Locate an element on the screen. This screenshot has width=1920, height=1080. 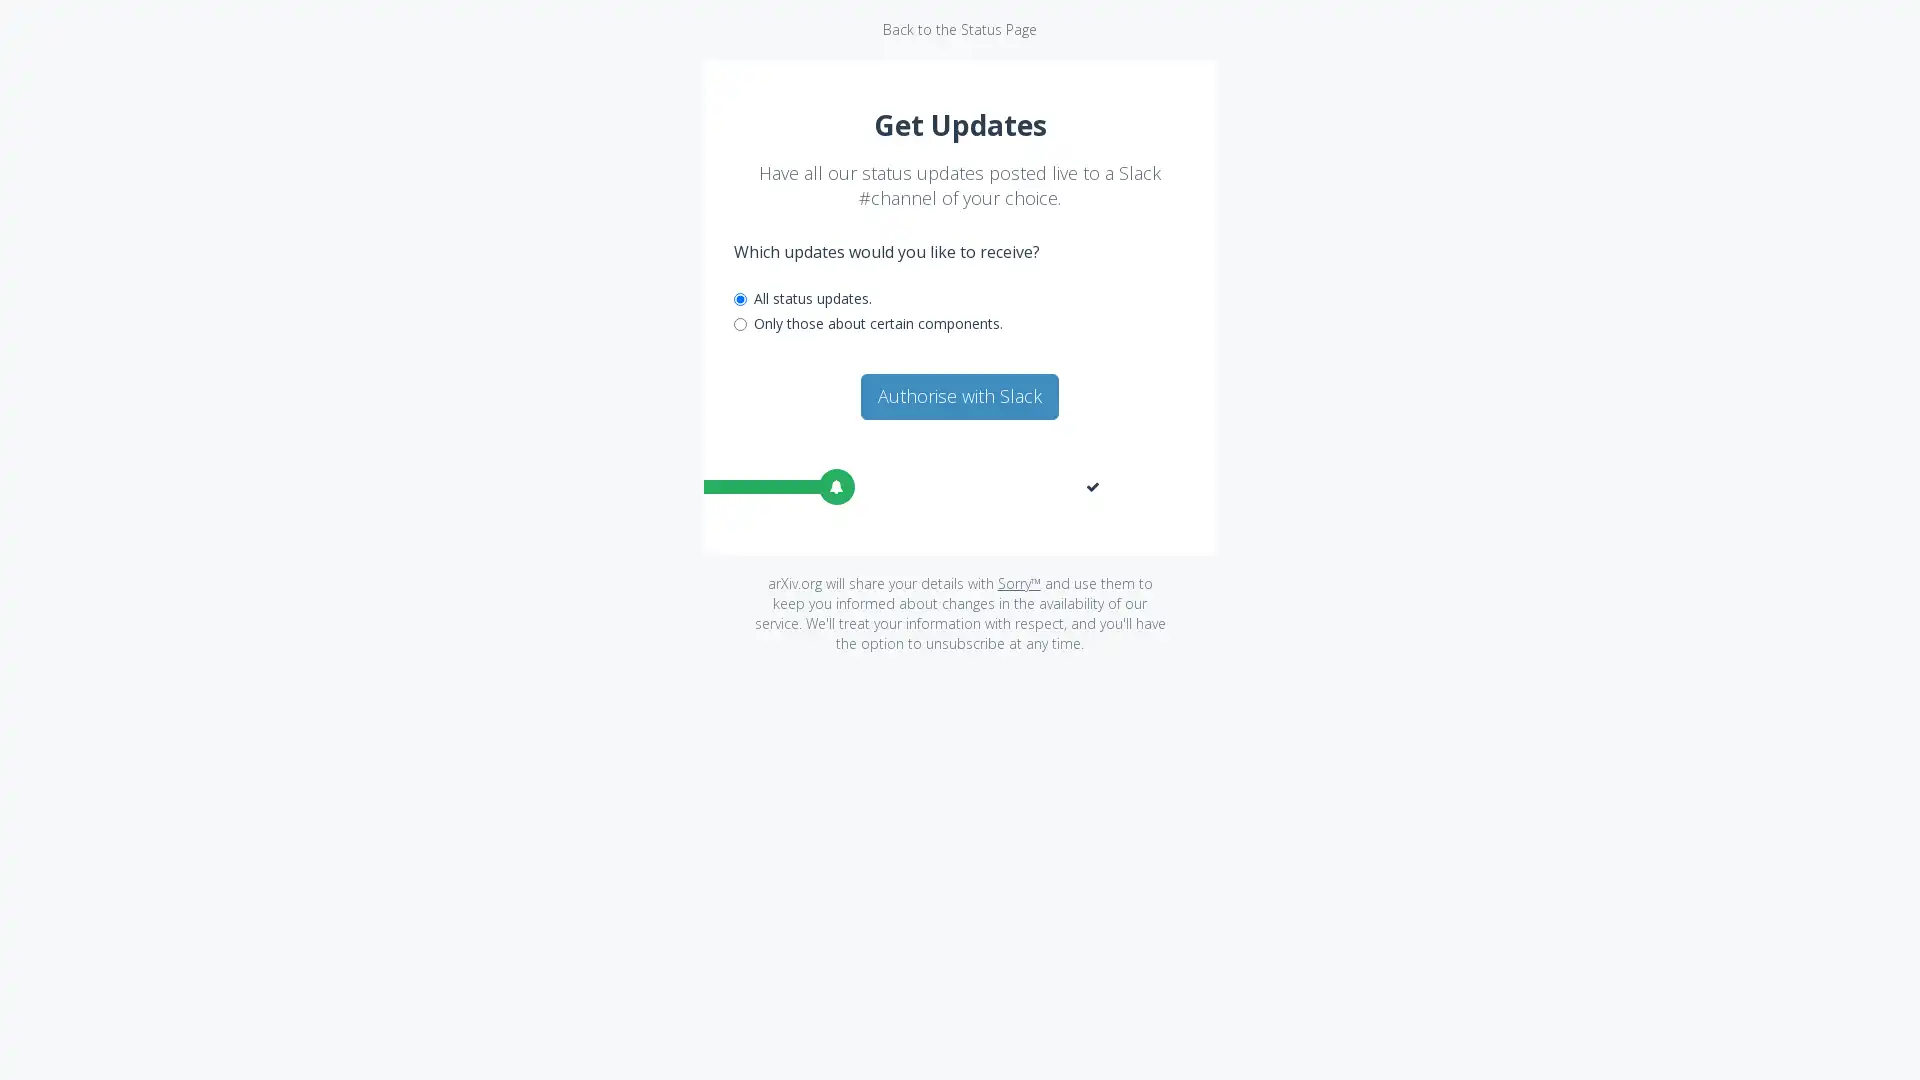
Authorise with Slack is located at coordinates (960, 396).